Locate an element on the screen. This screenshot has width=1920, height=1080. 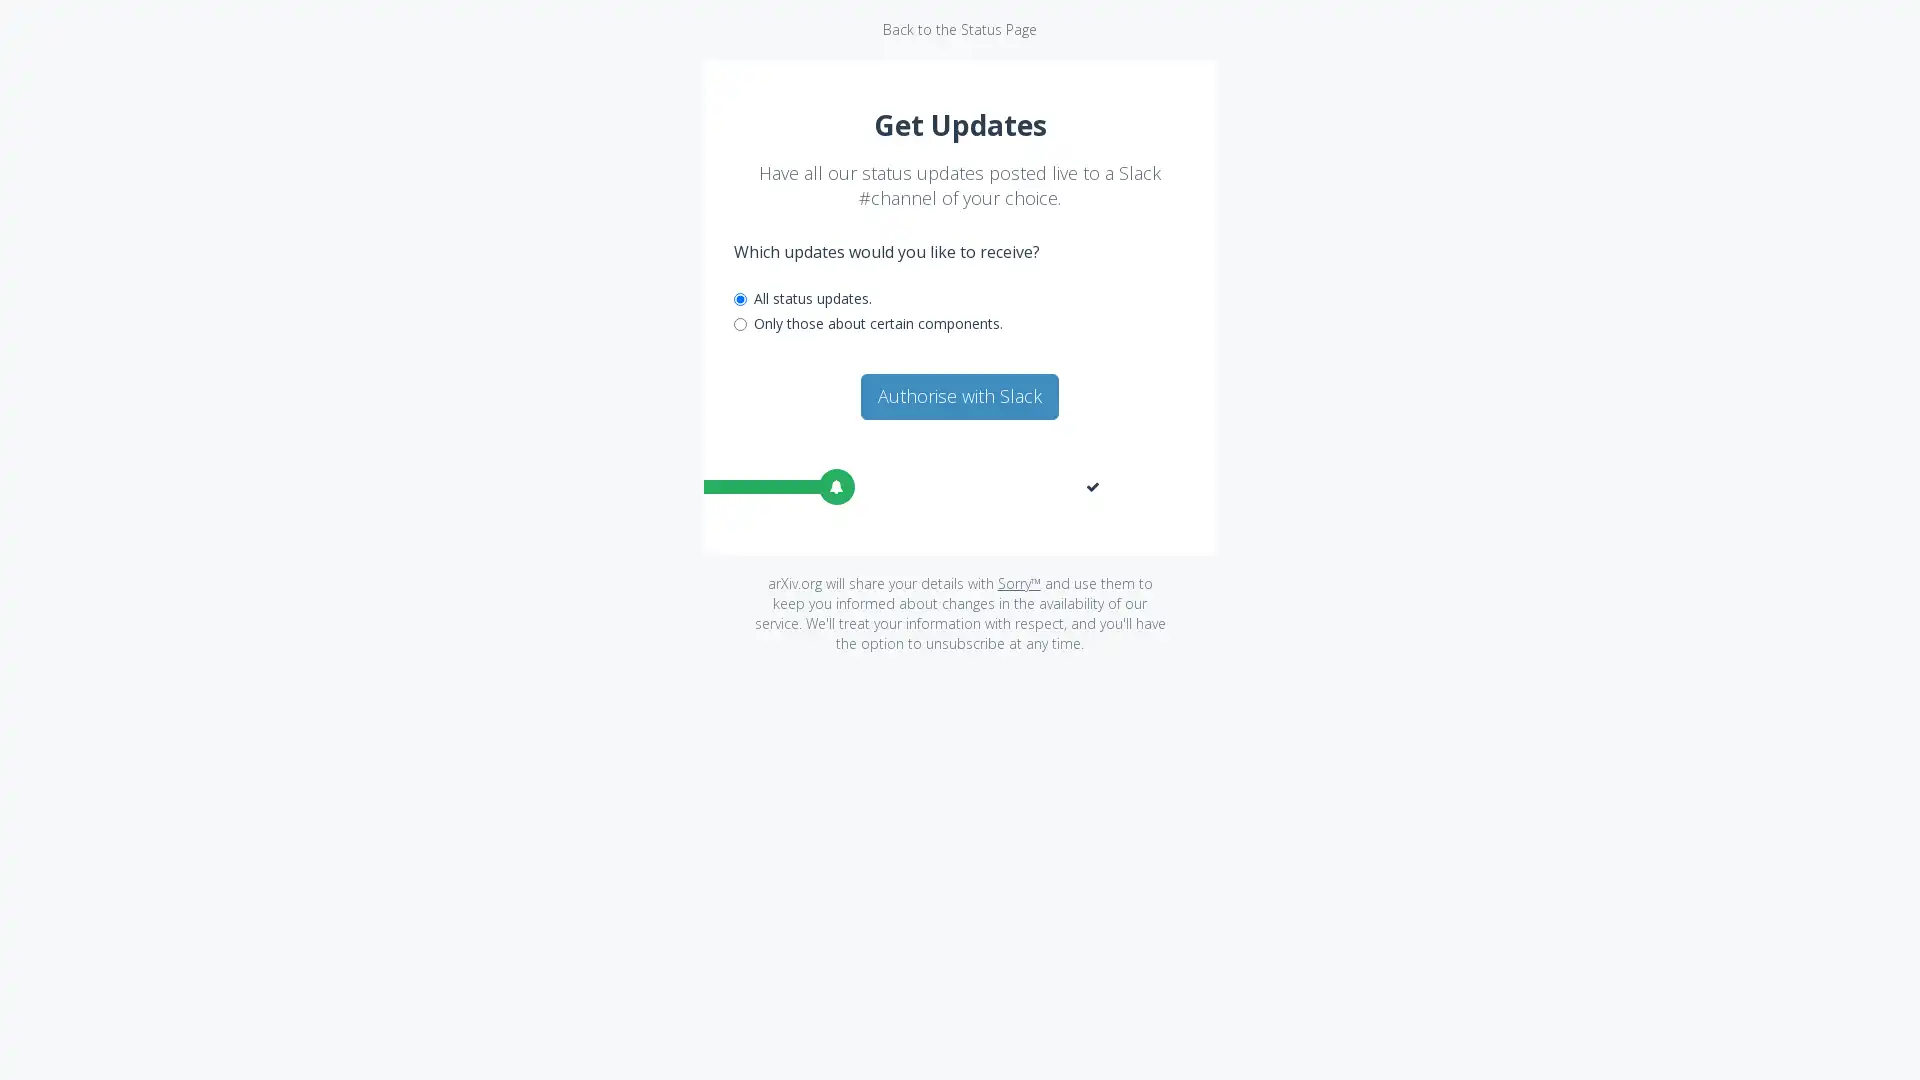
Authorise with Slack is located at coordinates (960, 396).